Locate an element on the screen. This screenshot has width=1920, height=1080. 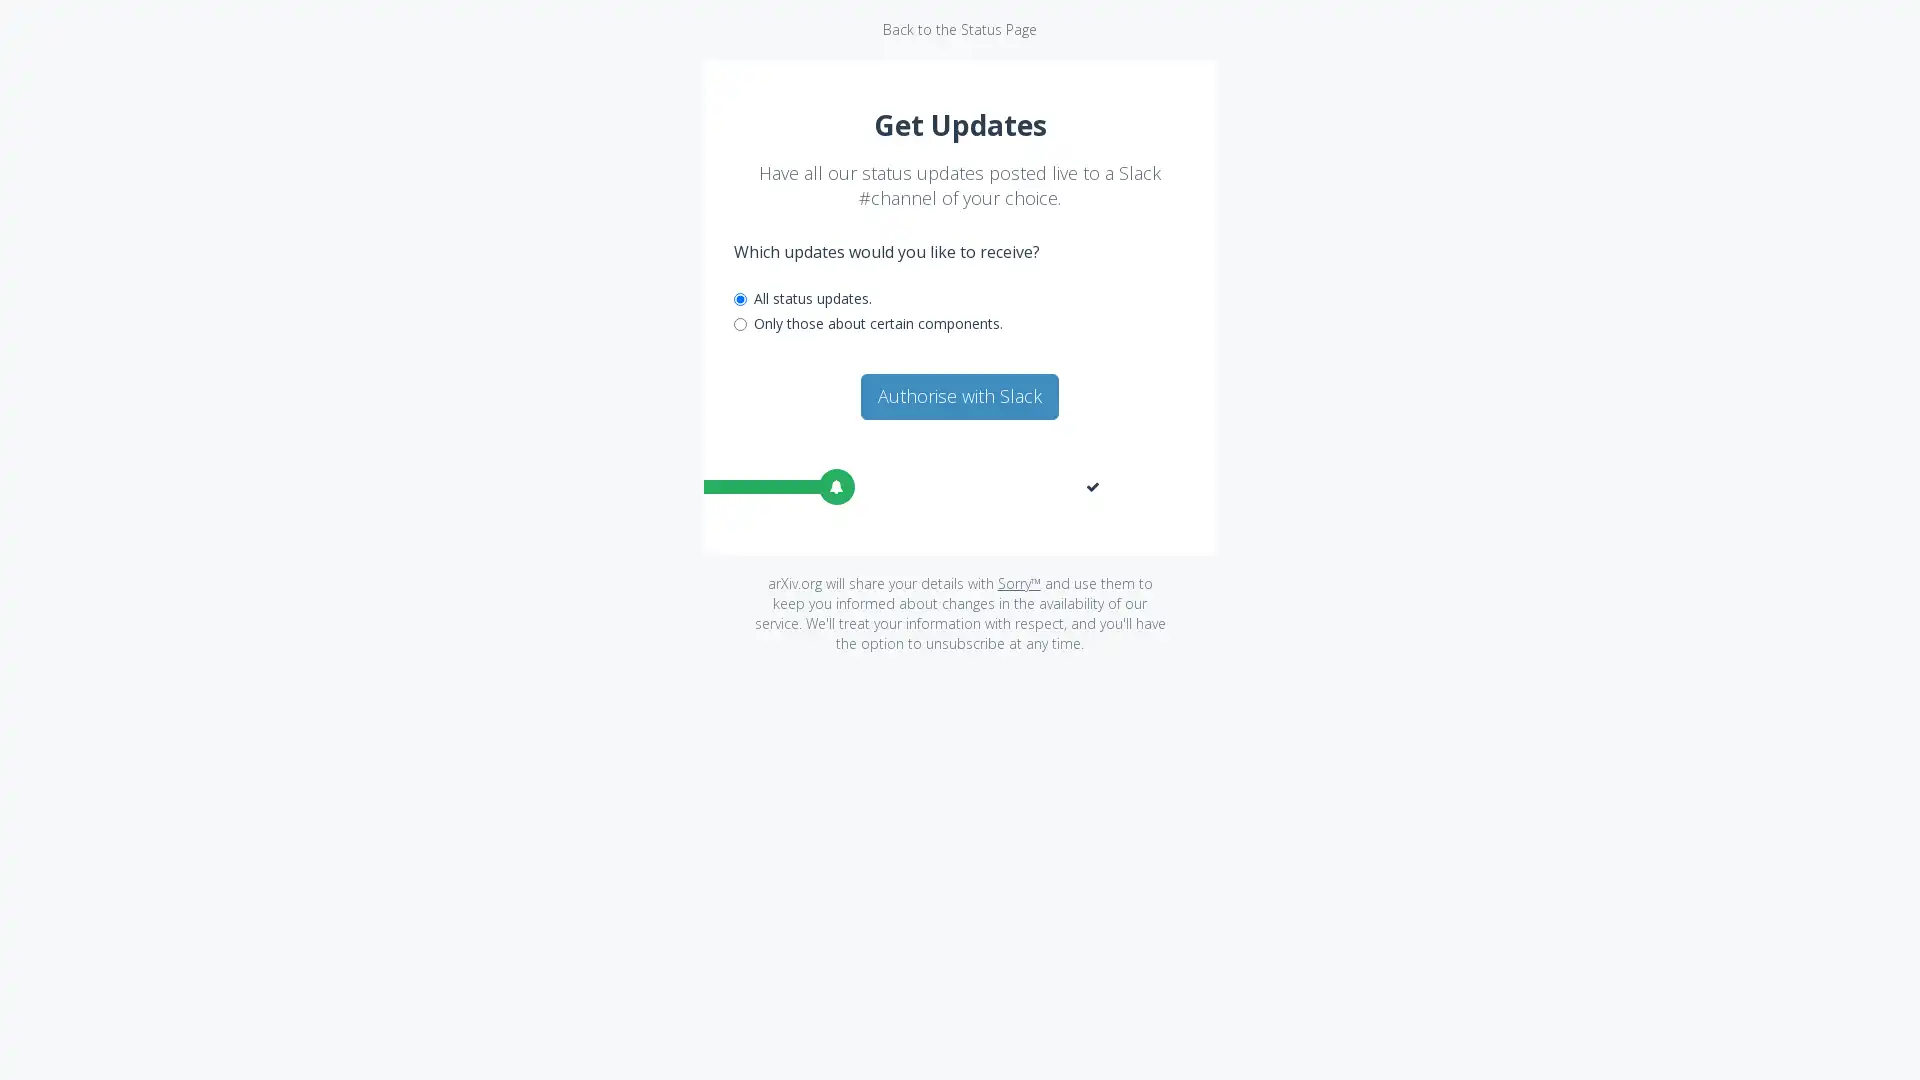
Authorise with Slack is located at coordinates (960, 396).